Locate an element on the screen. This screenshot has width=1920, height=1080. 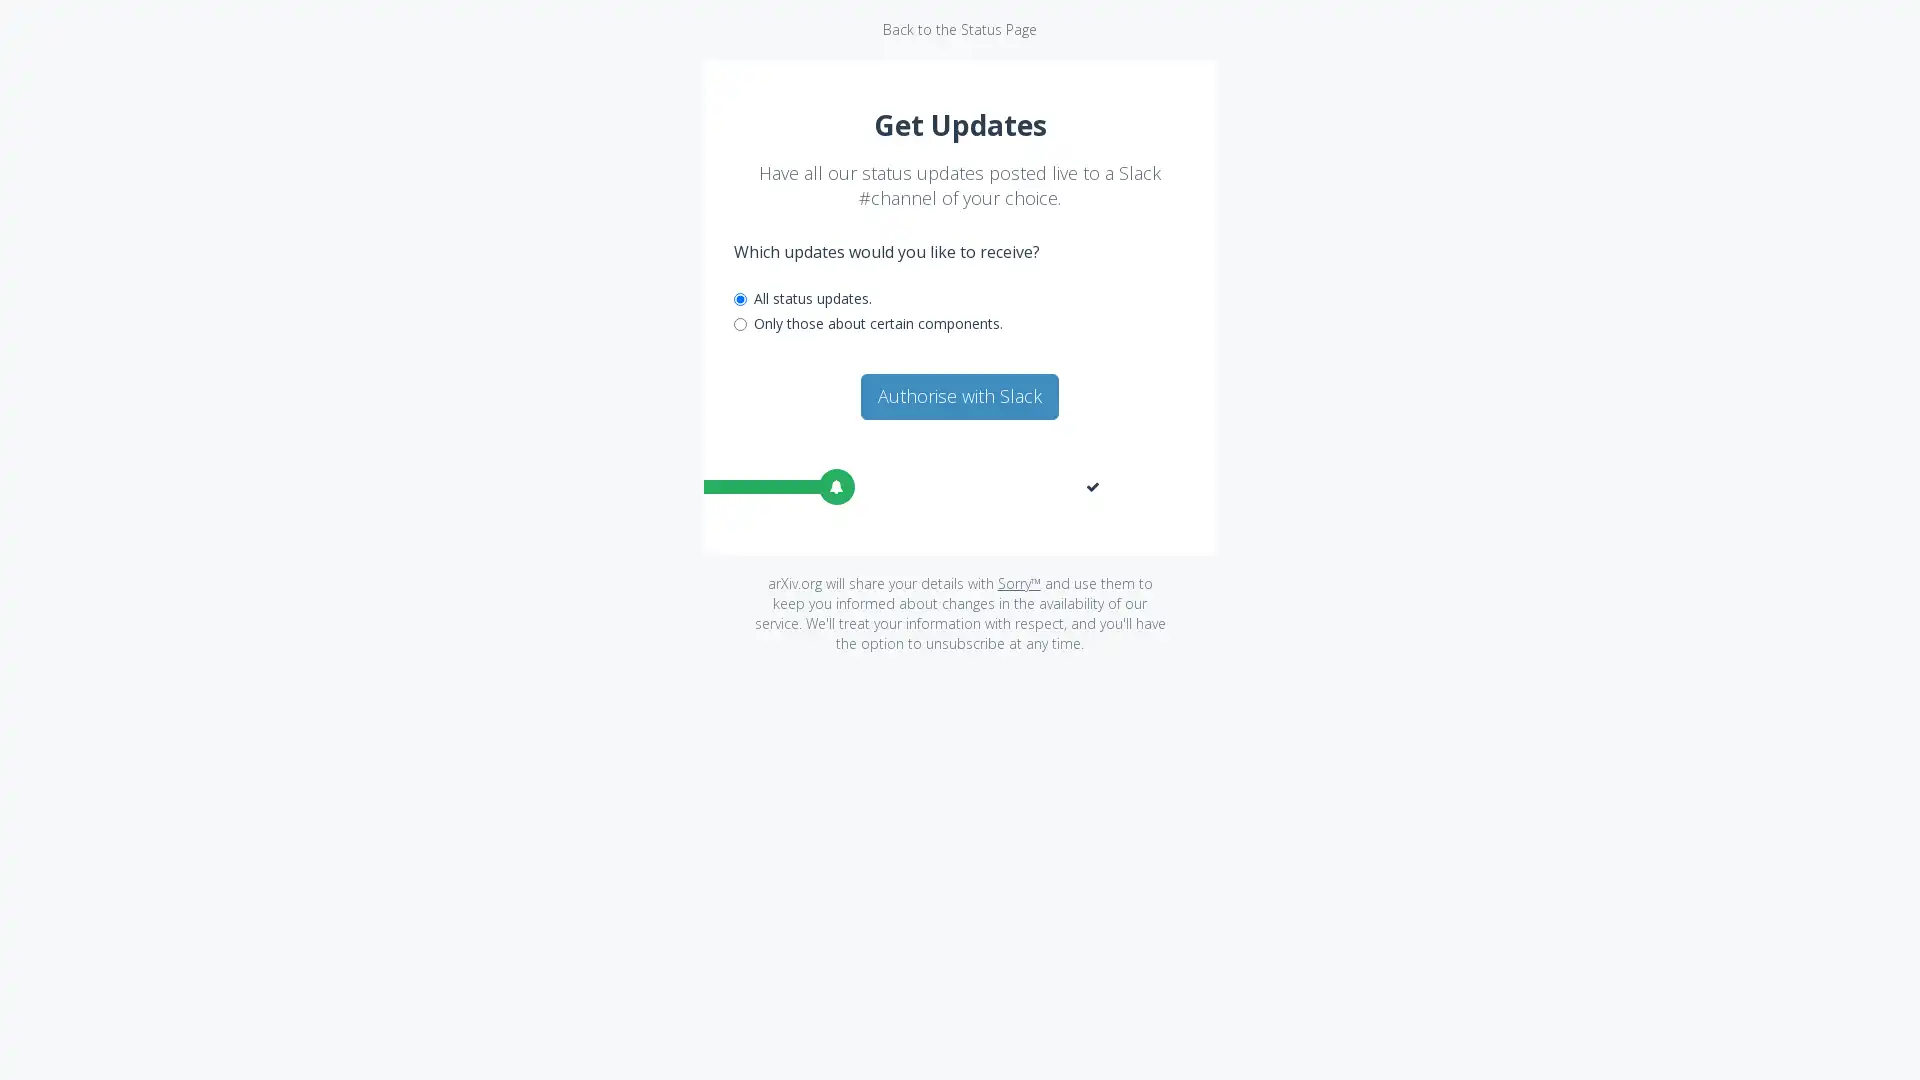
Authorise with Slack is located at coordinates (960, 396).